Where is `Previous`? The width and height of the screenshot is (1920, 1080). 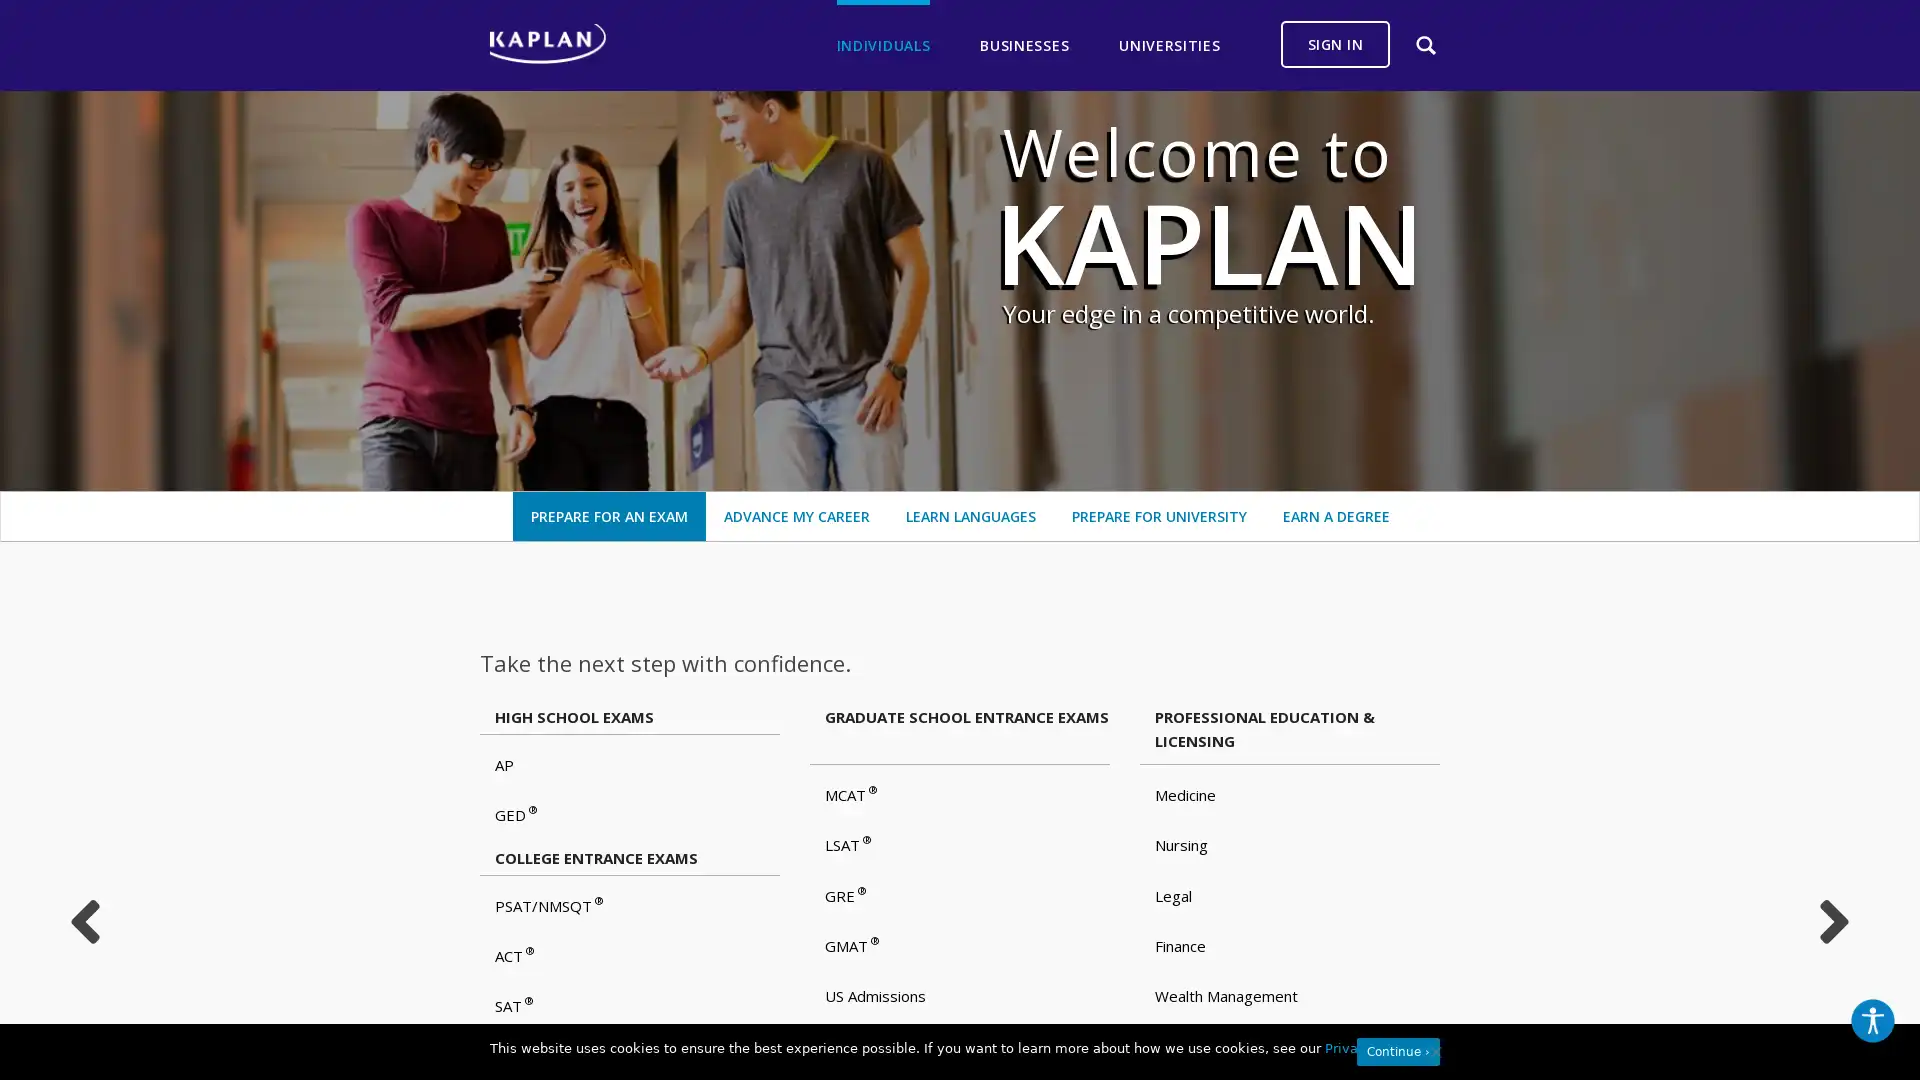
Previous is located at coordinates (83, 921).